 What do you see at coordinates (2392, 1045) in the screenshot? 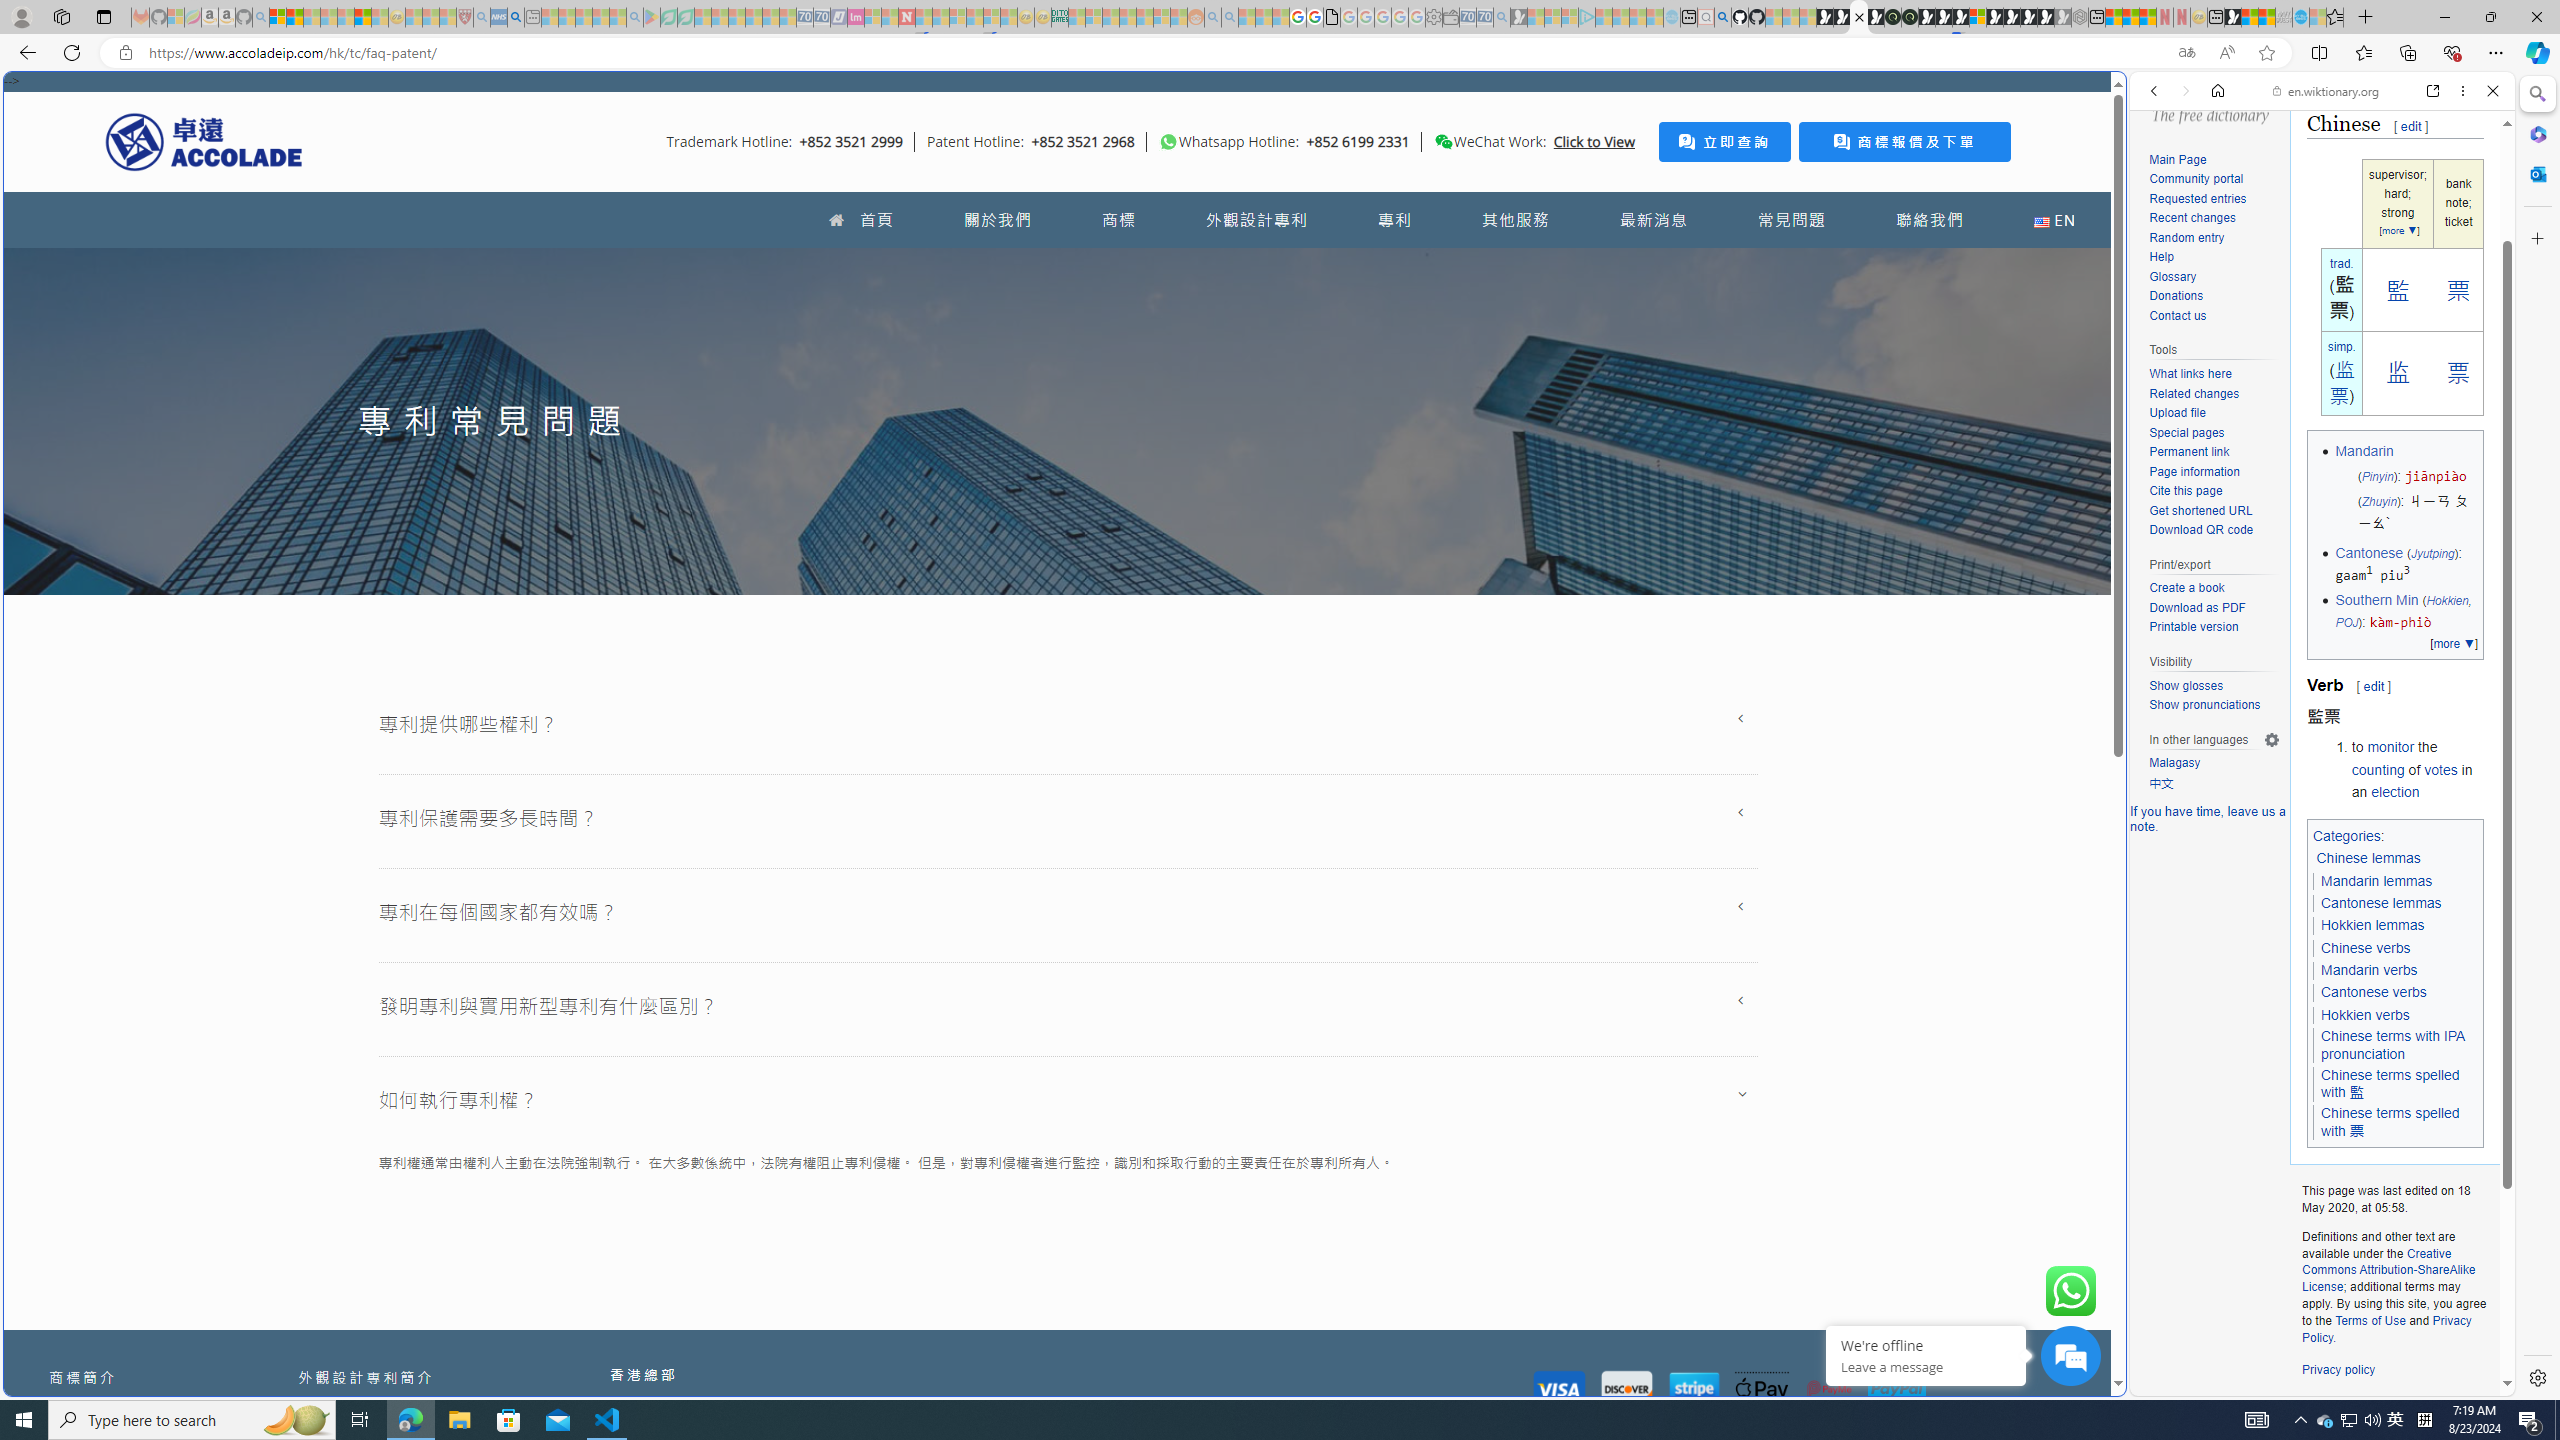
I see `'Chinese terms with IPA pronunciation'` at bounding box center [2392, 1045].